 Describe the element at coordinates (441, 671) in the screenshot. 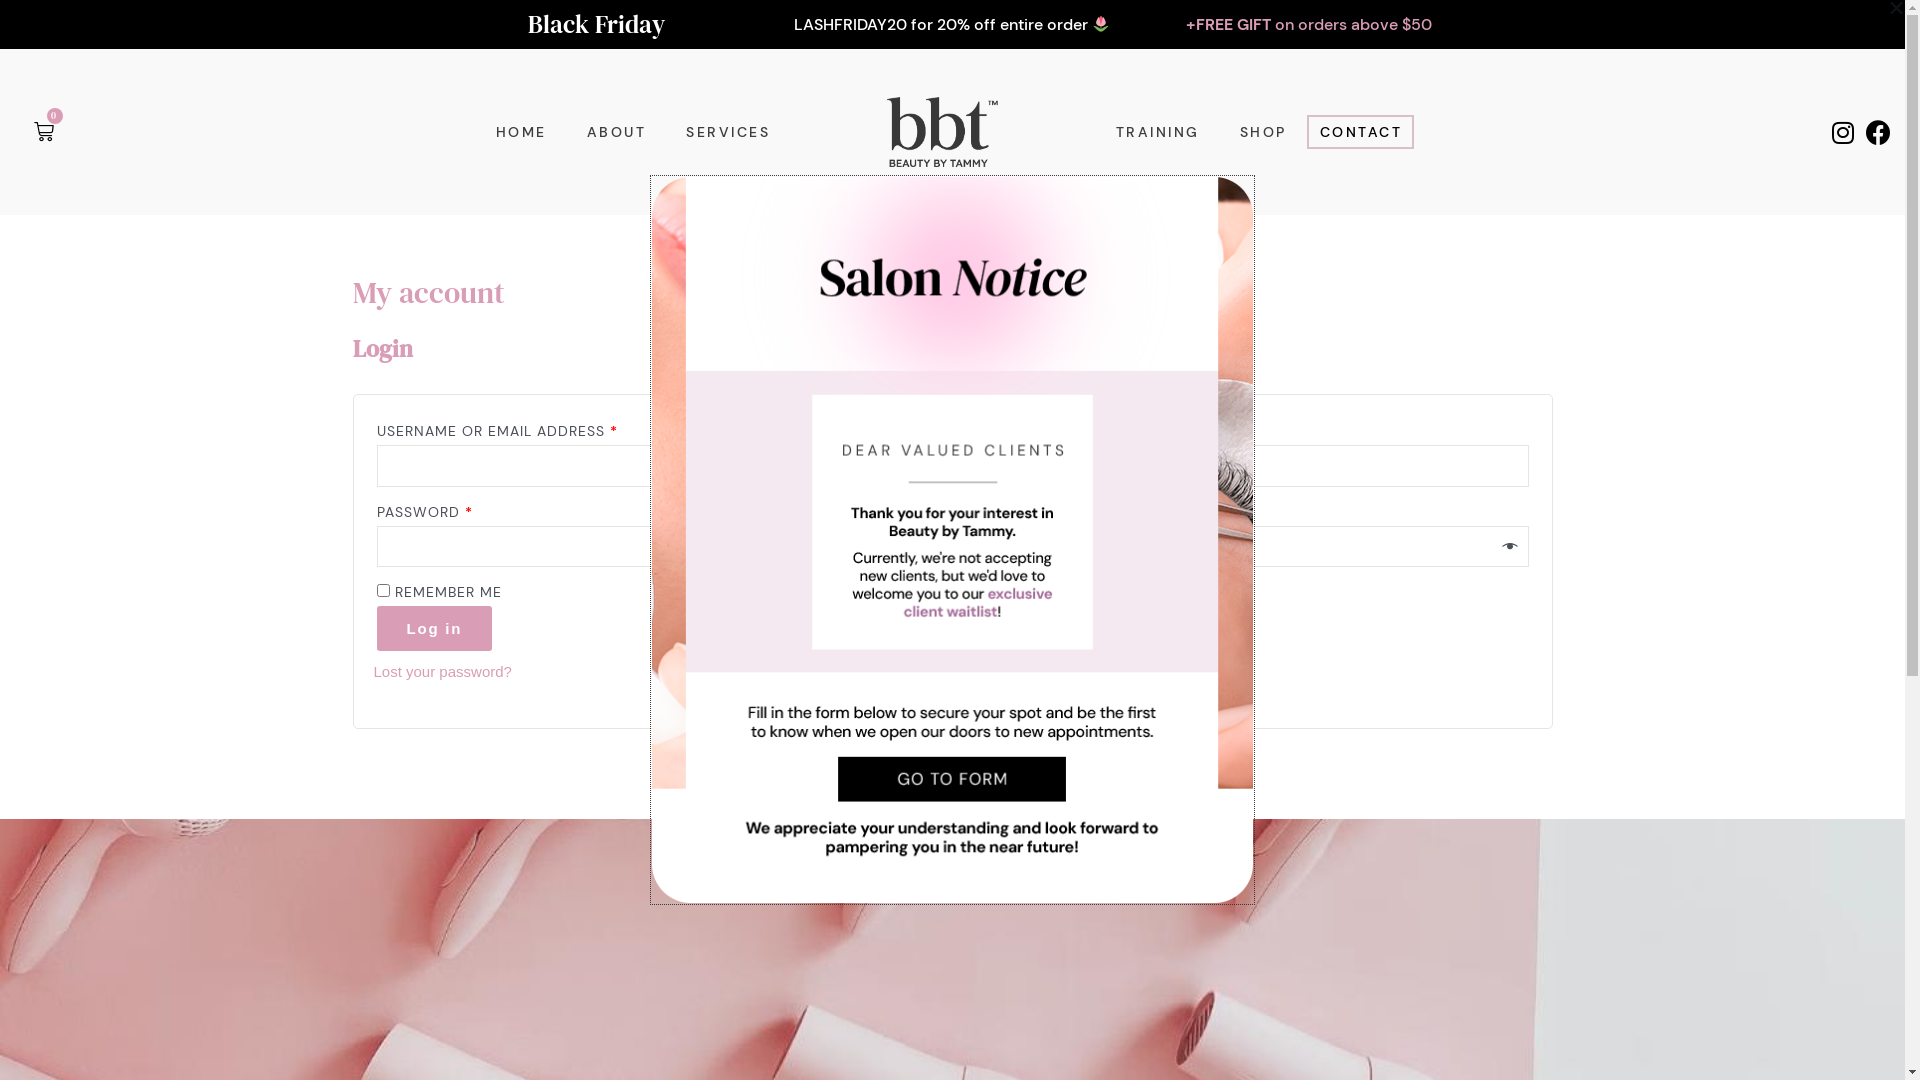

I see `'Lost your password?'` at that location.